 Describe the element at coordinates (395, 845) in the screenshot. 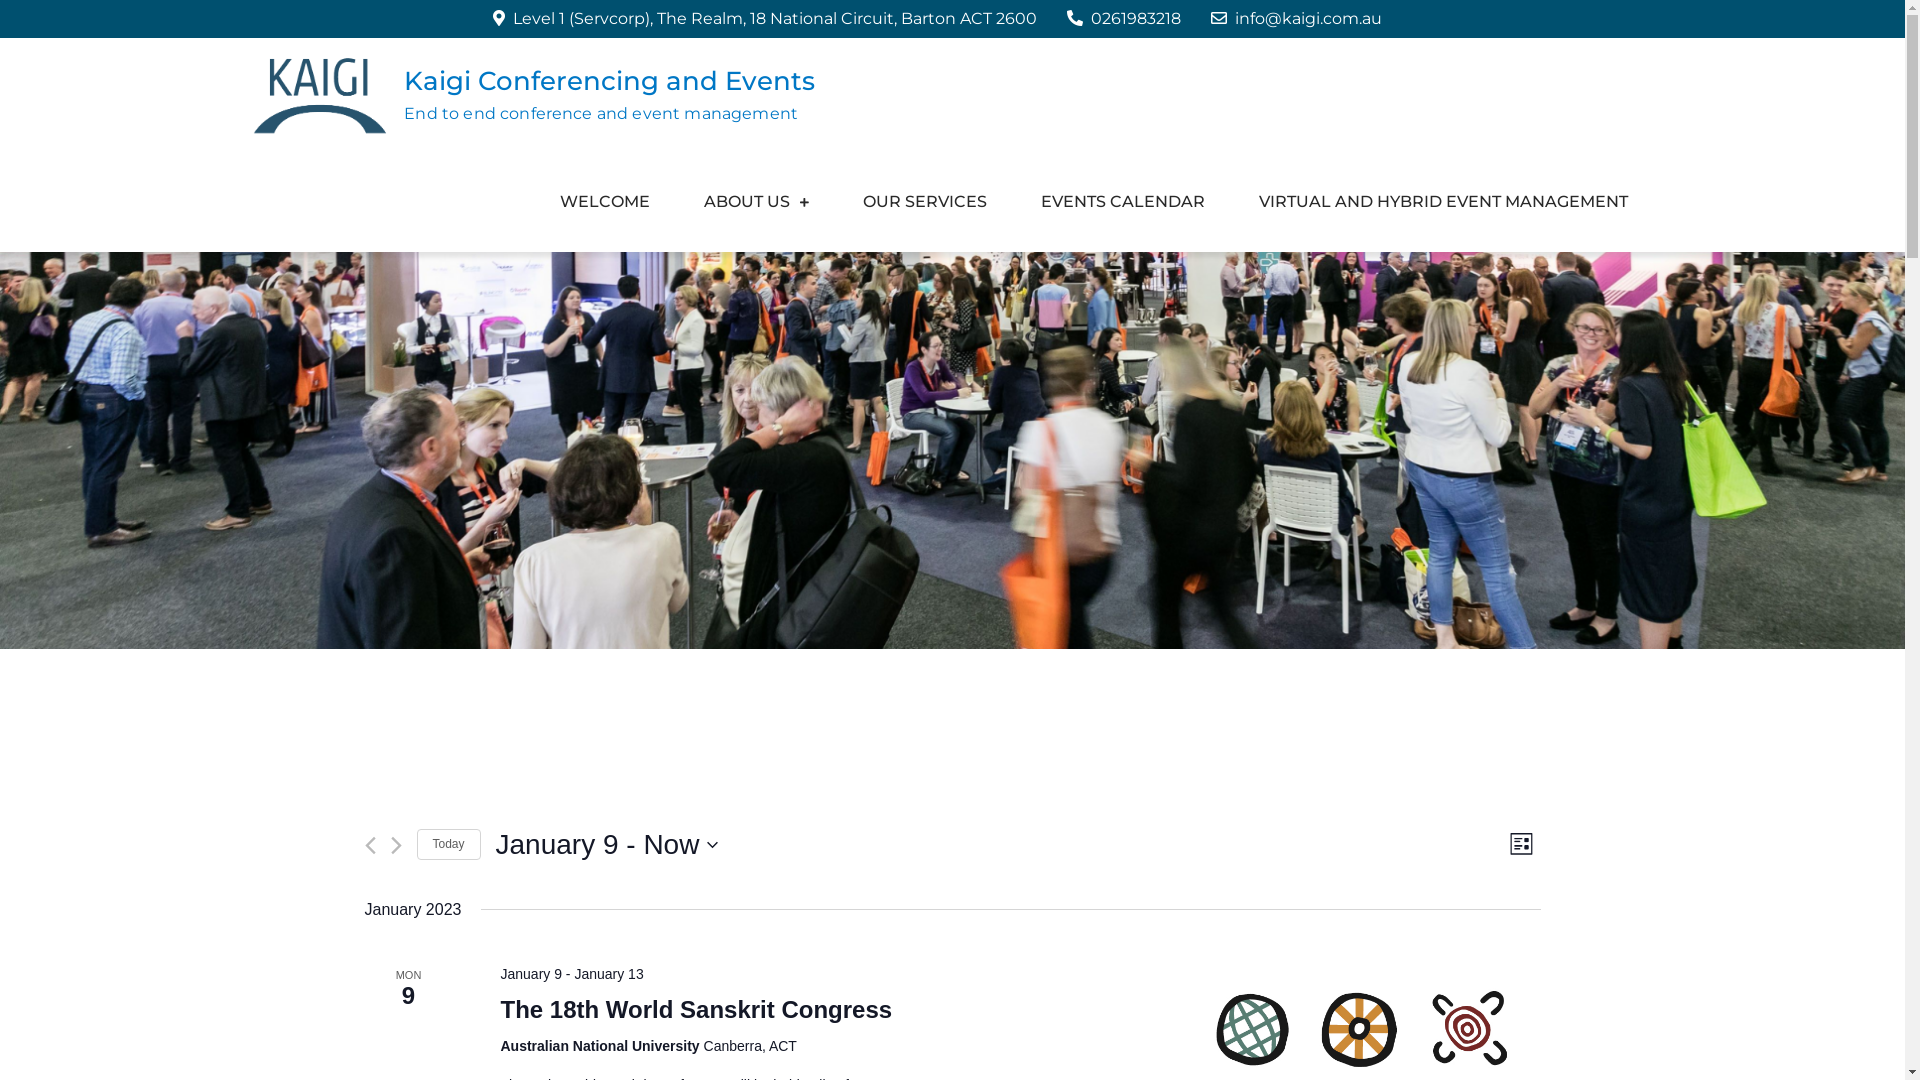

I see `'Next Events'` at that location.